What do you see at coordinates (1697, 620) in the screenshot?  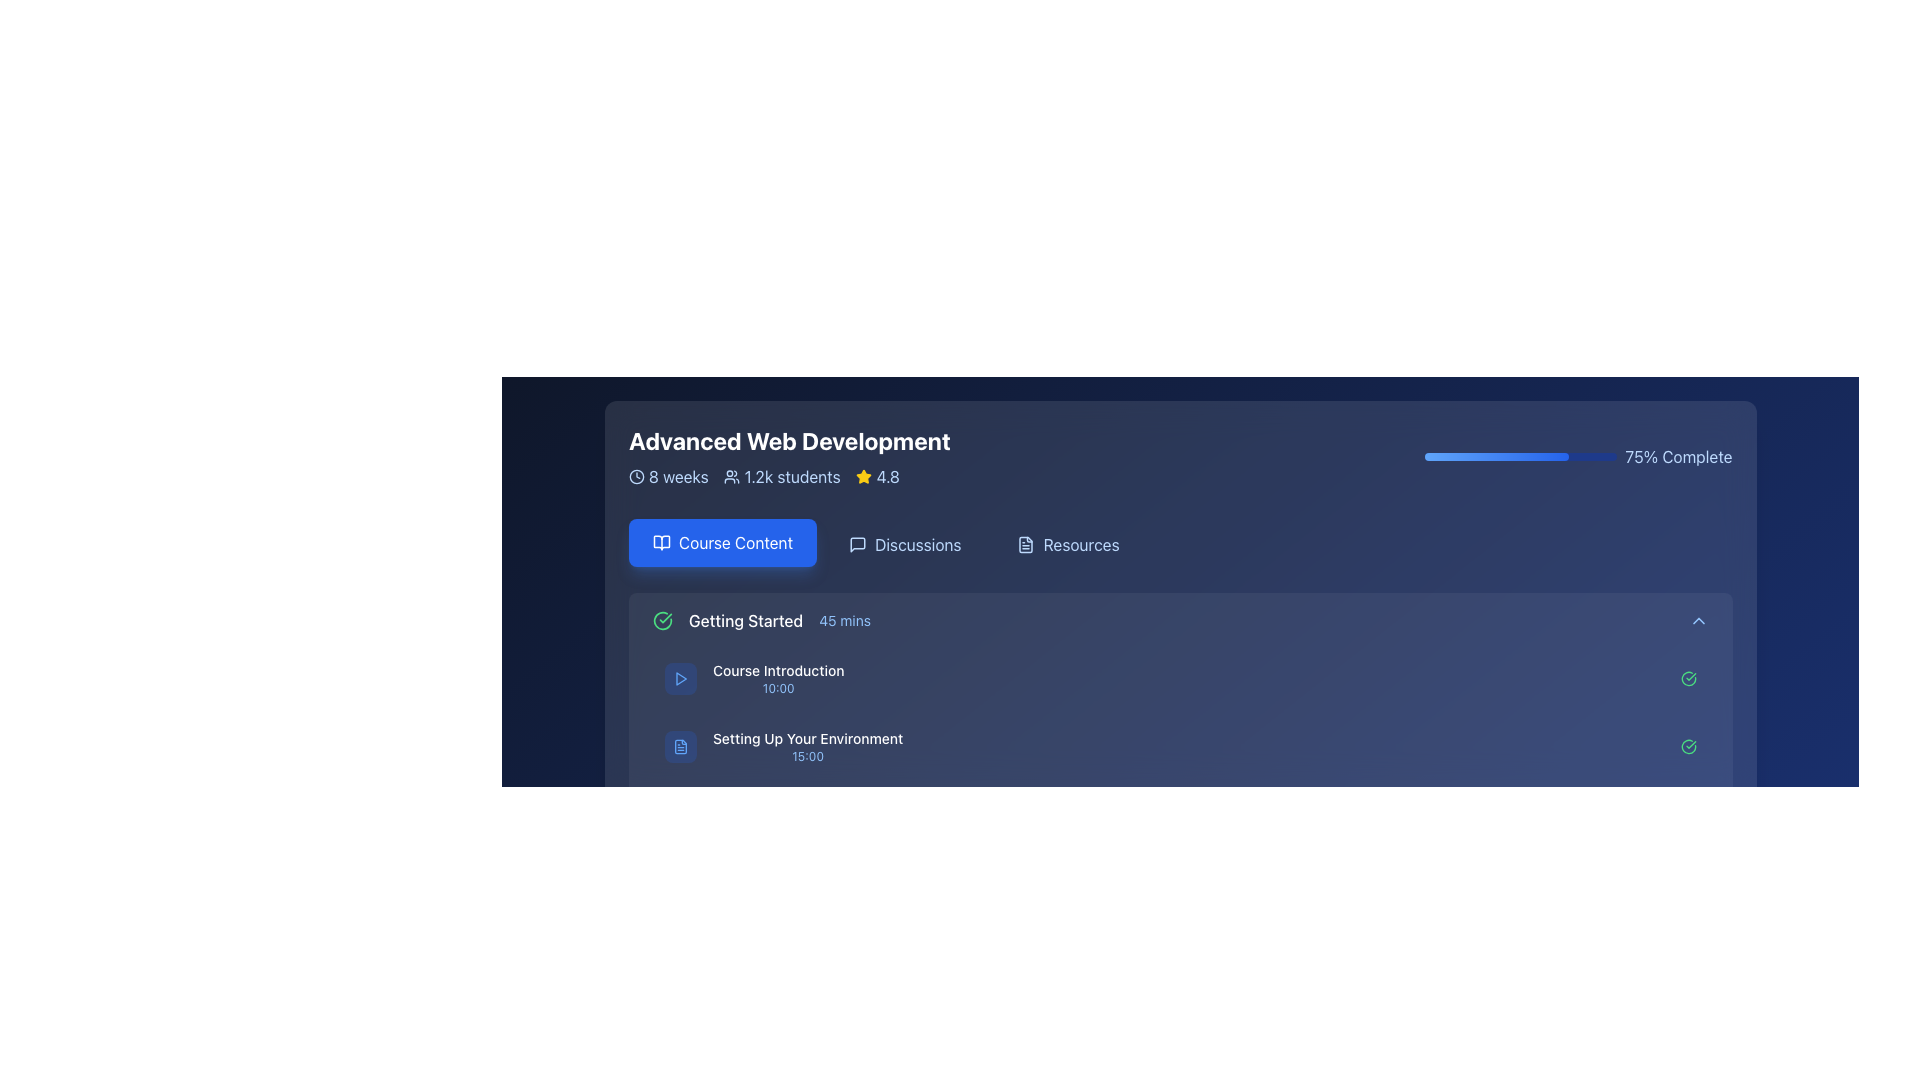 I see `the downward-pointing blue chevron icon` at bounding box center [1697, 620].